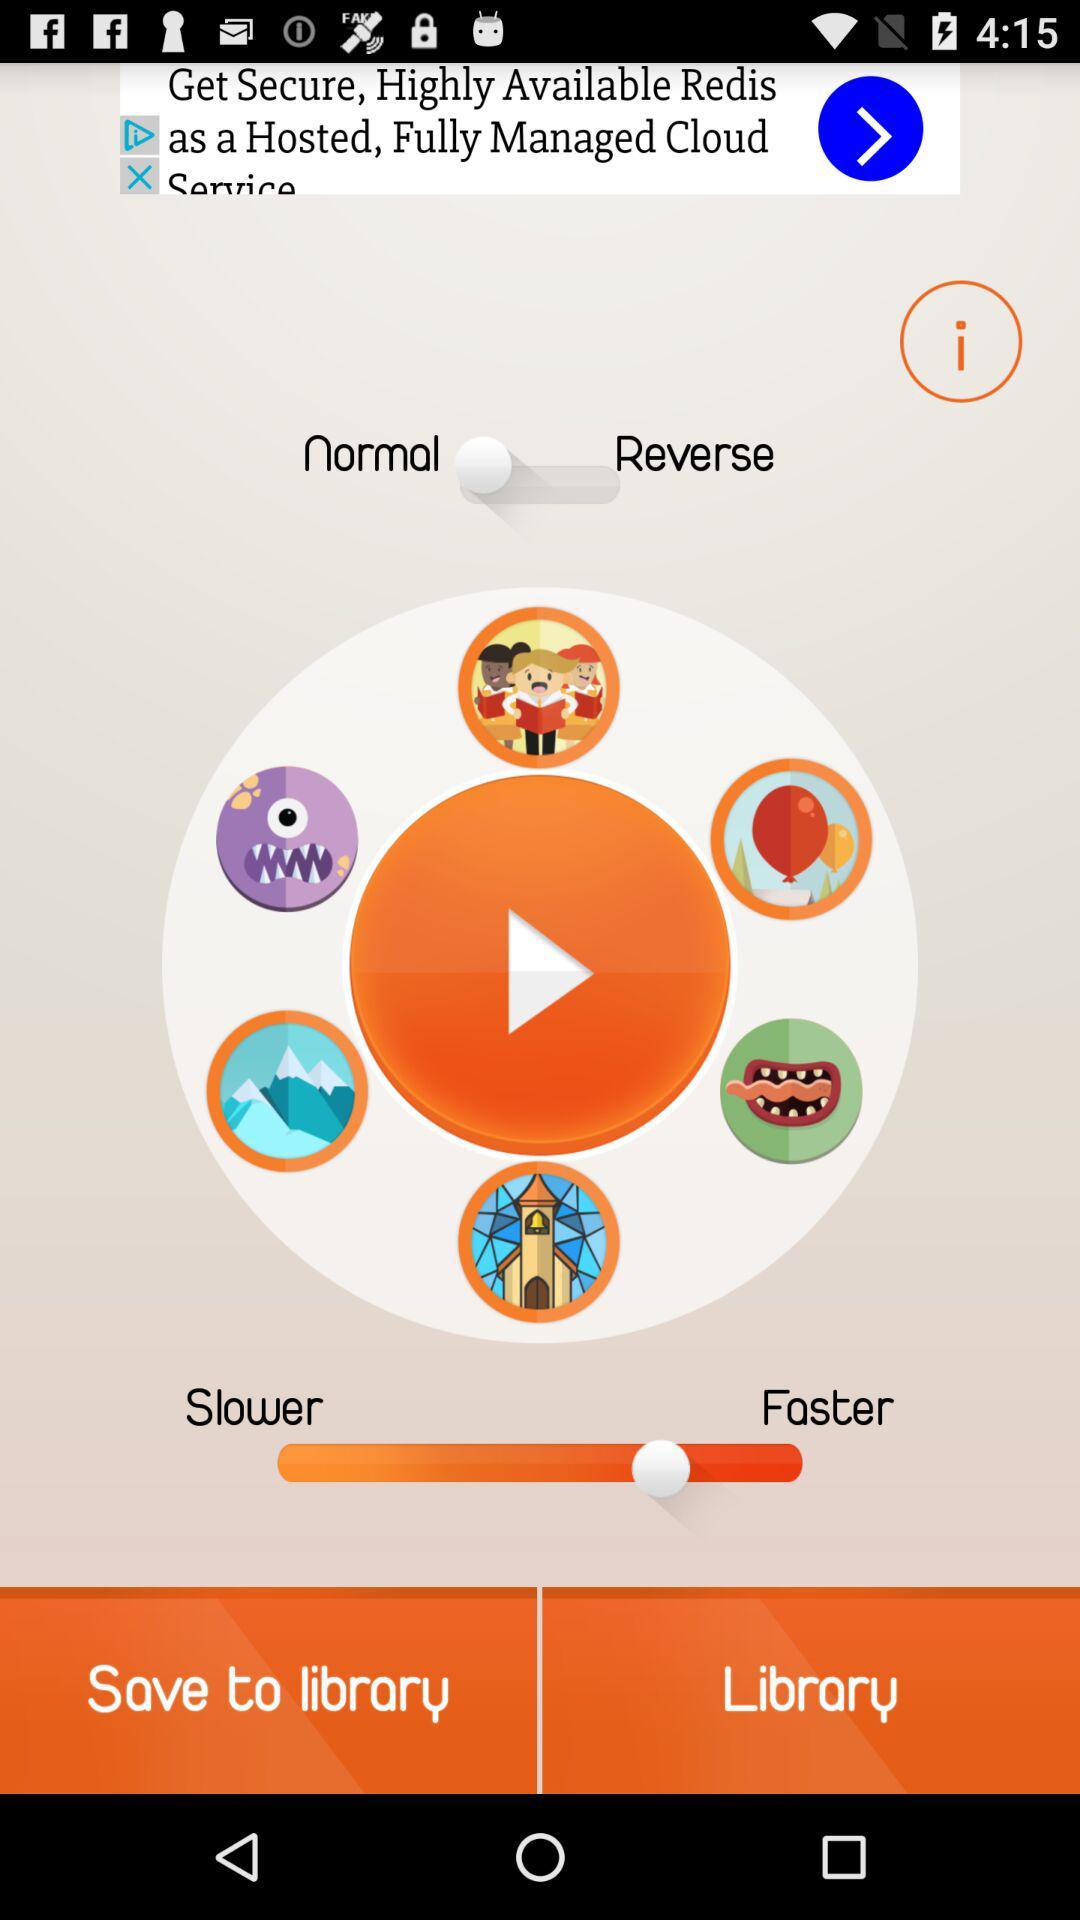 This screenshot has width=1080, height=1920. What do you see at coordinates (538, 687) in the screenshot?
I see `the icon above the pause button` at bounding box center [538, 687].